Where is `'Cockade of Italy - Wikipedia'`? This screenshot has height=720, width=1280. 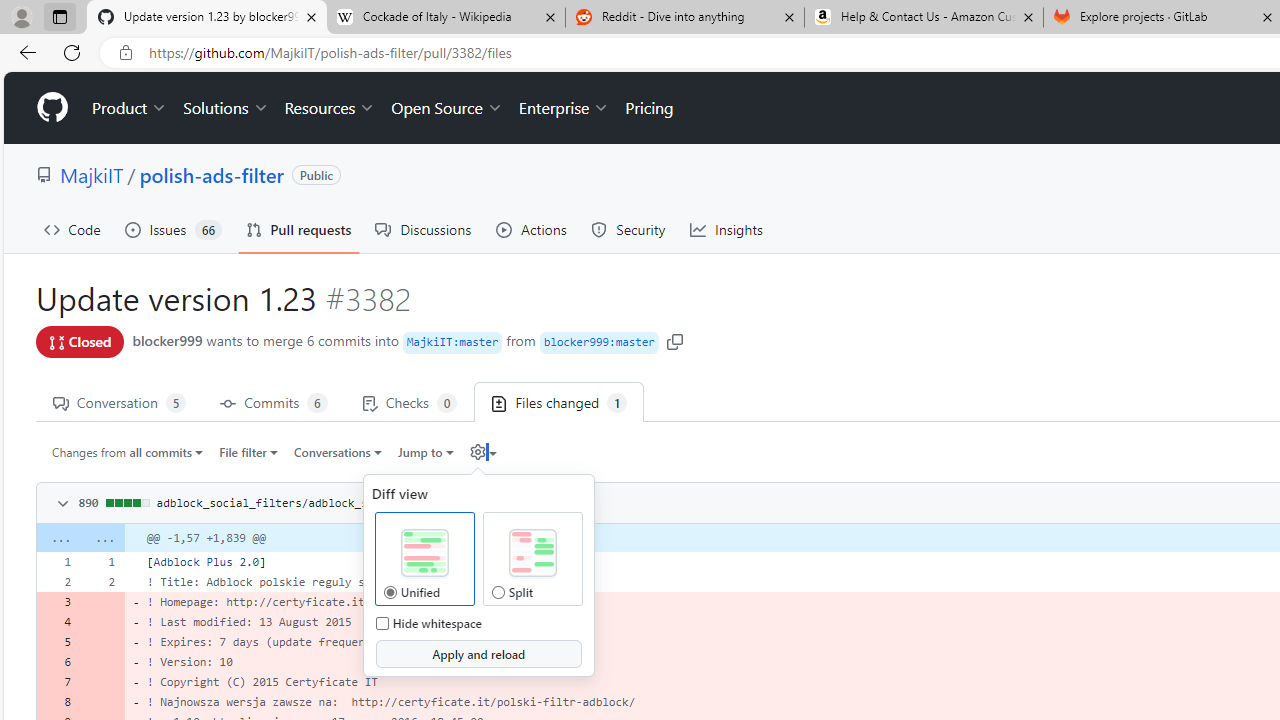
'Cockade of Italy - Wikipedia' is located at coordinates (444, 17).